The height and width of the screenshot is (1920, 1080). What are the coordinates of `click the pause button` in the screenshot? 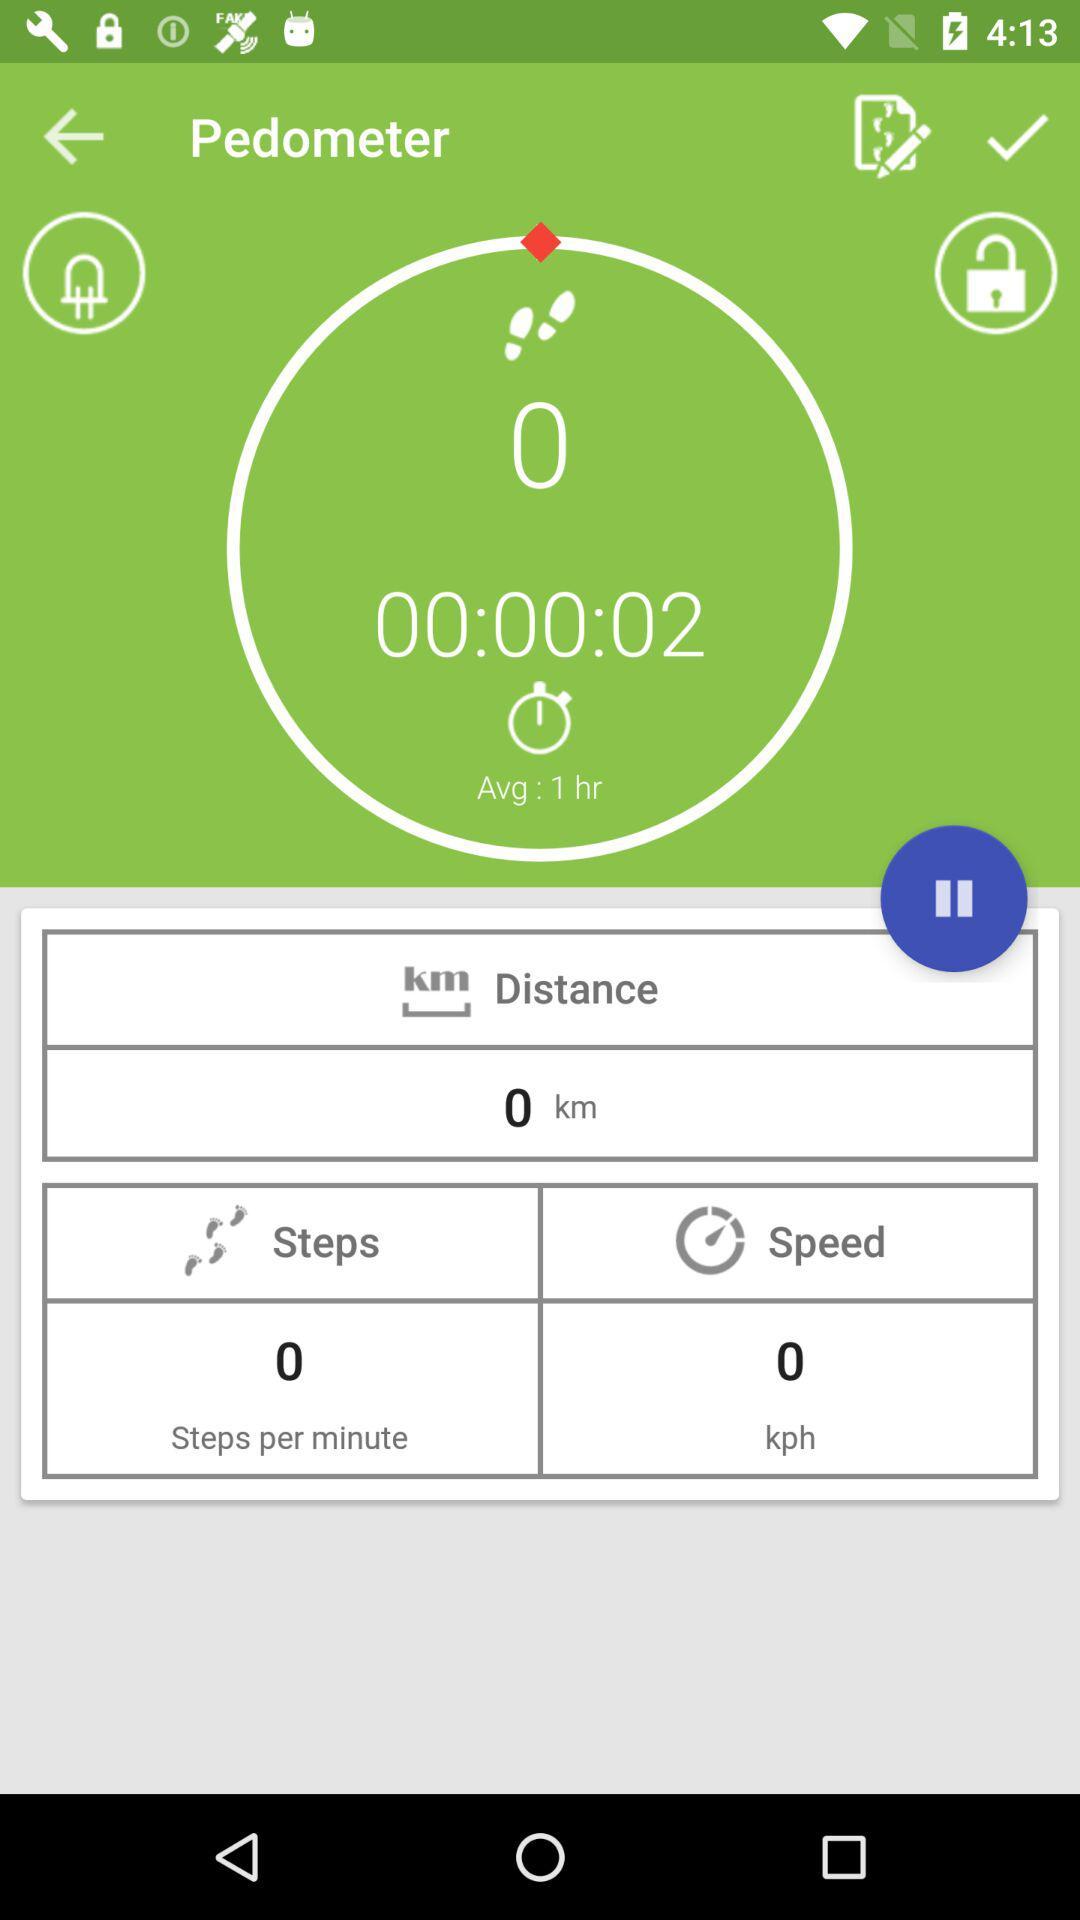 It's located at (952, 897).